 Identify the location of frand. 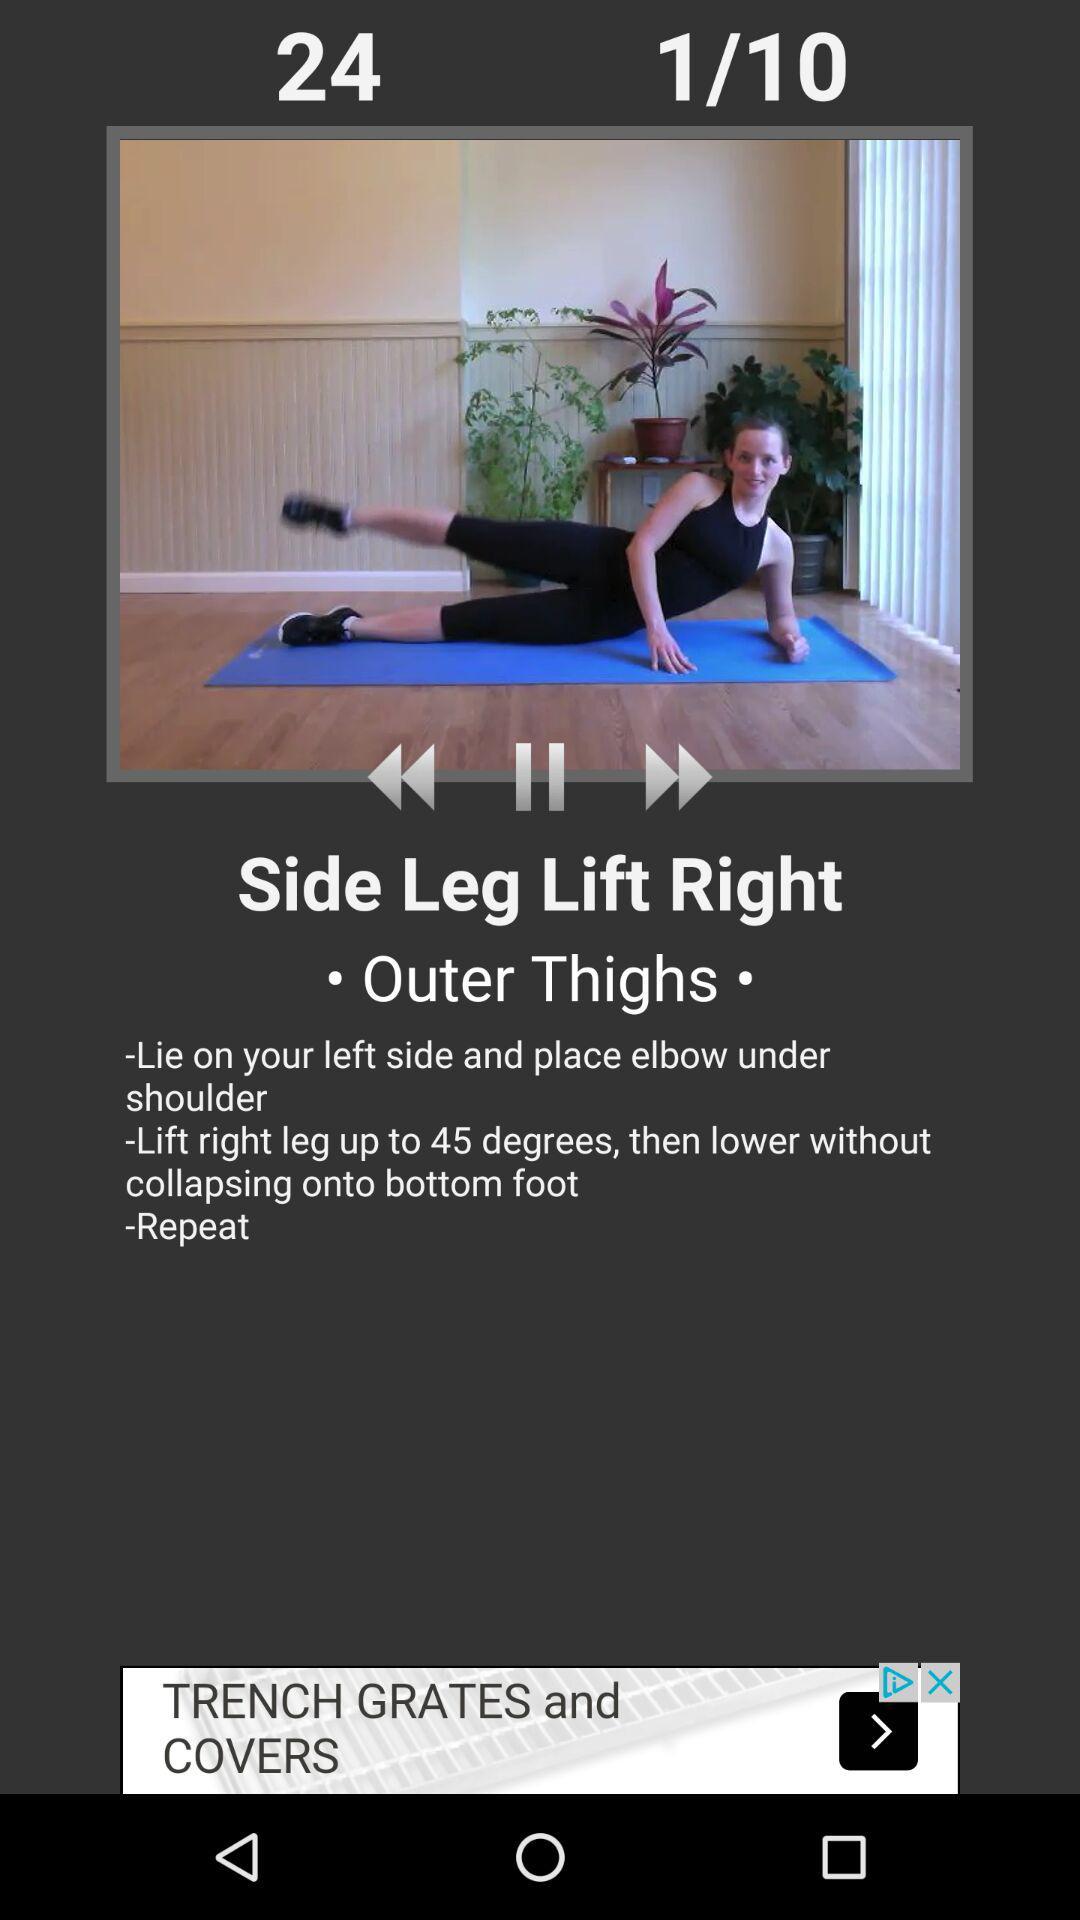
(407, 776).